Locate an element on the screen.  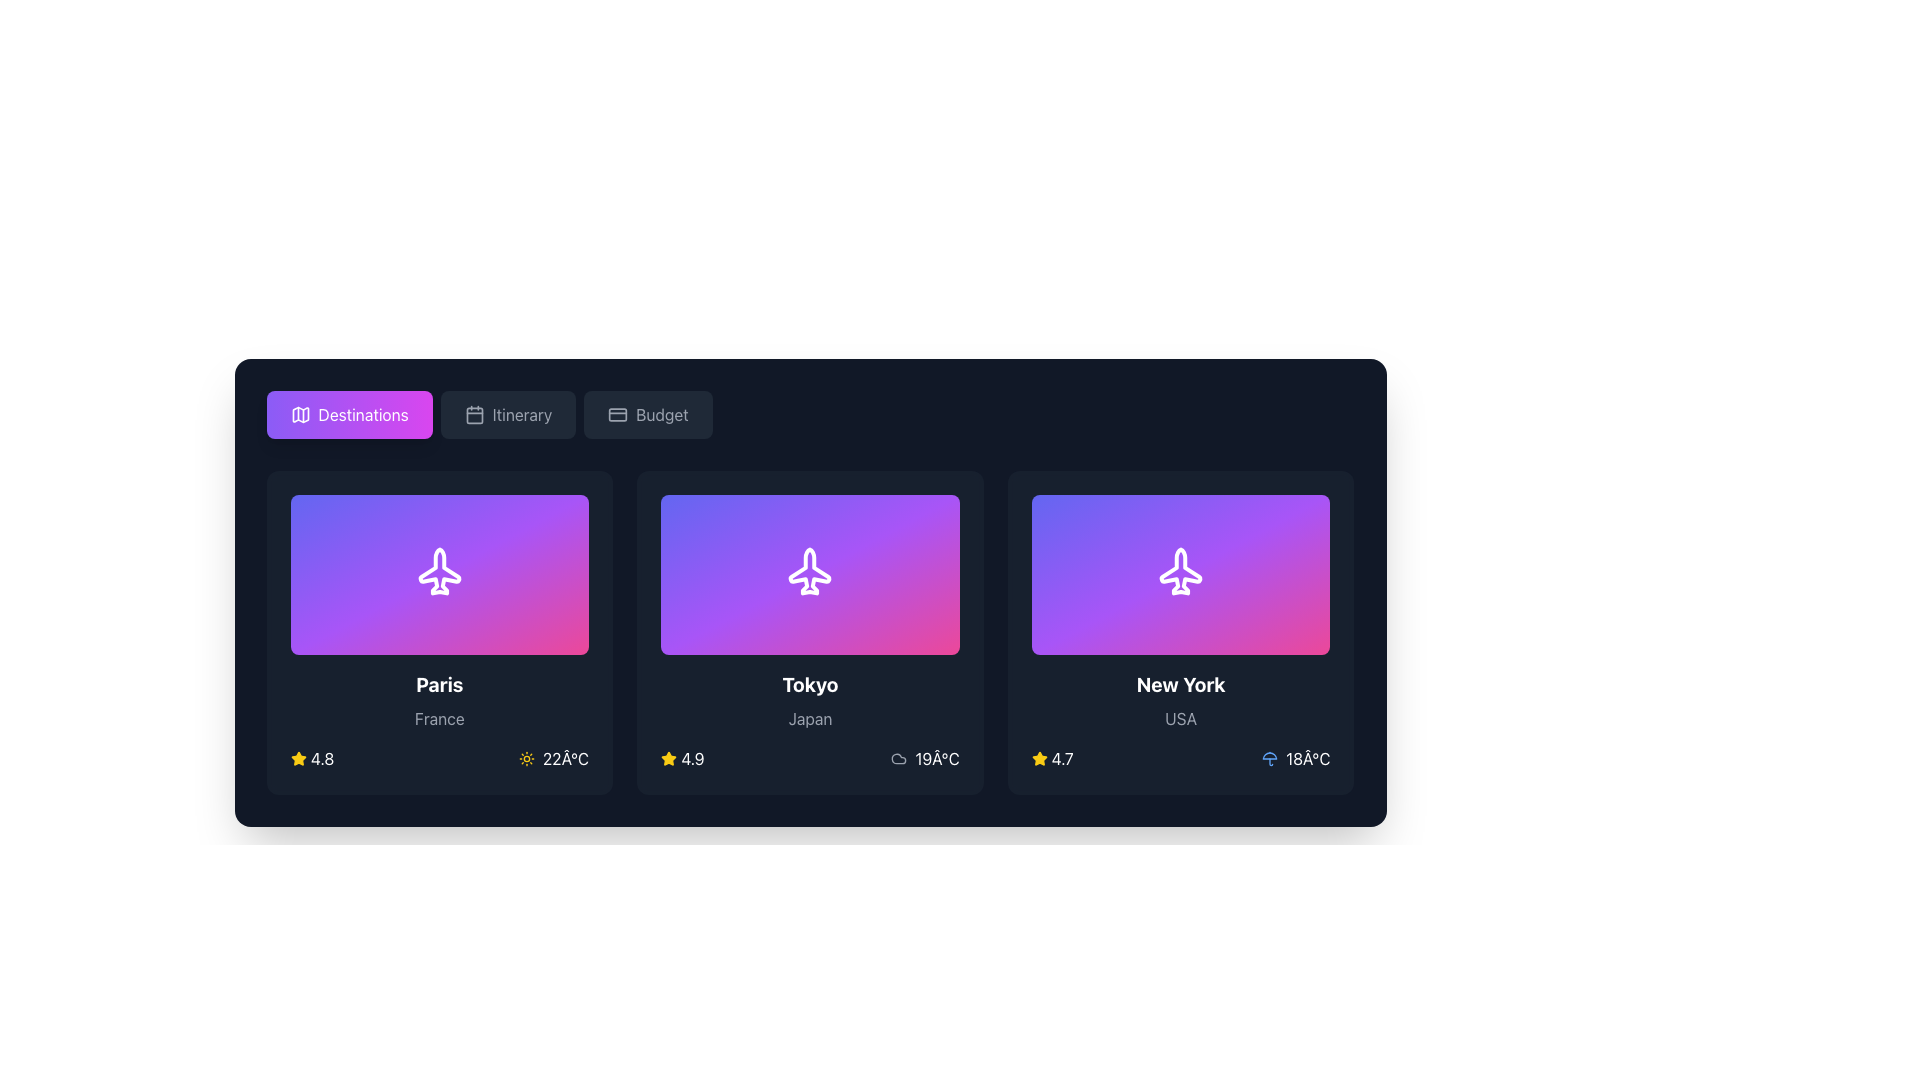
temperature value displayed in the text label for 'New York', which is located at the bottom of the card next to the umbrella icon is located at coordinates (1308, 759).